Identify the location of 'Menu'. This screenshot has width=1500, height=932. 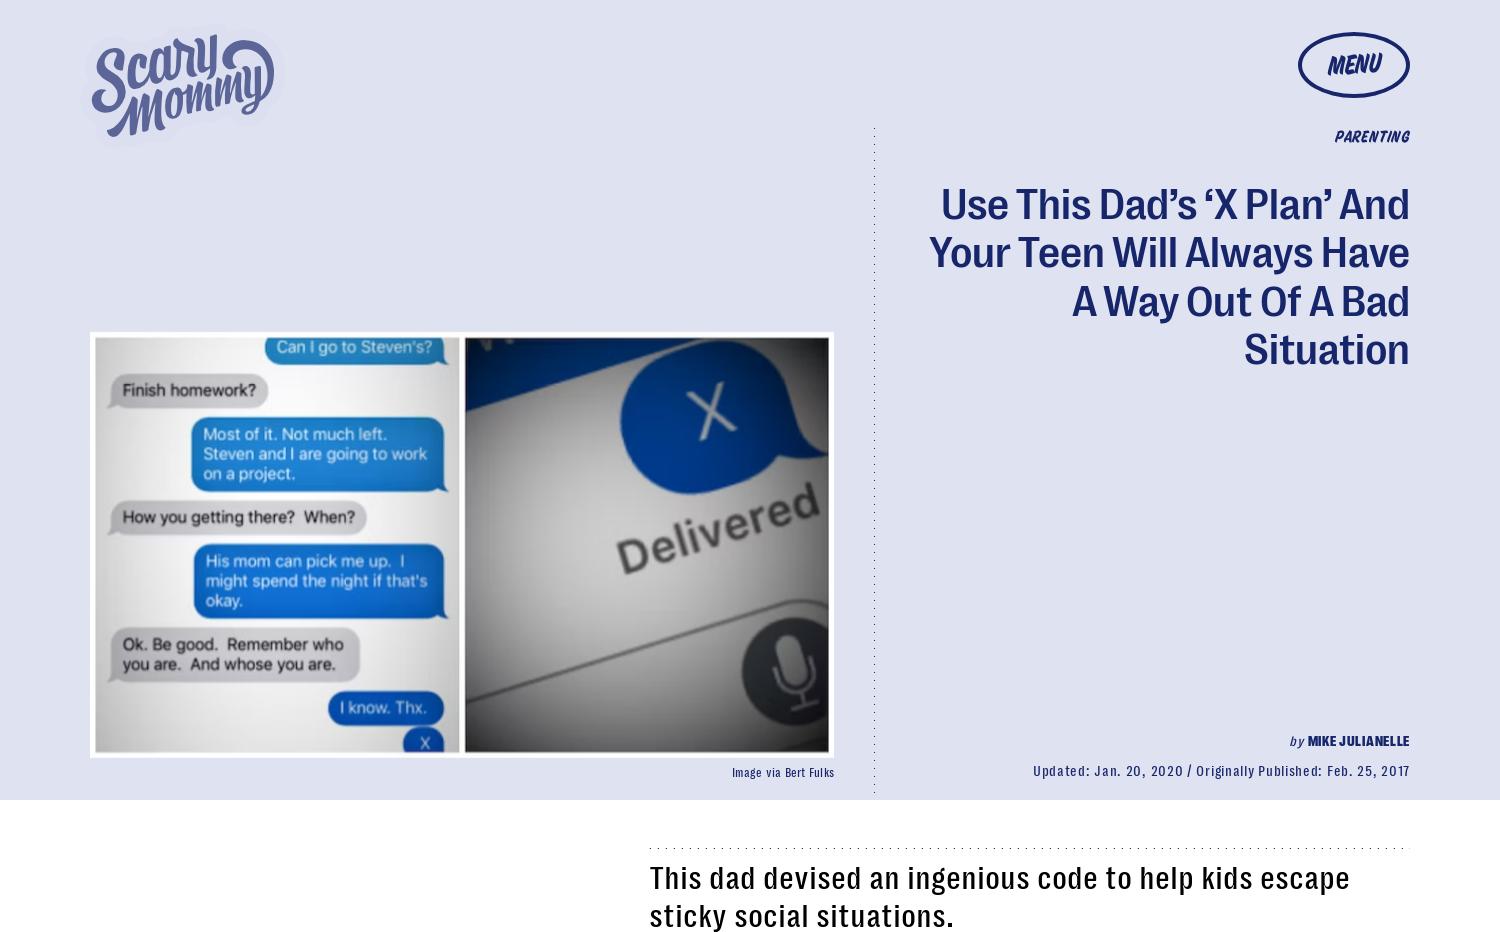
(1352, 65).